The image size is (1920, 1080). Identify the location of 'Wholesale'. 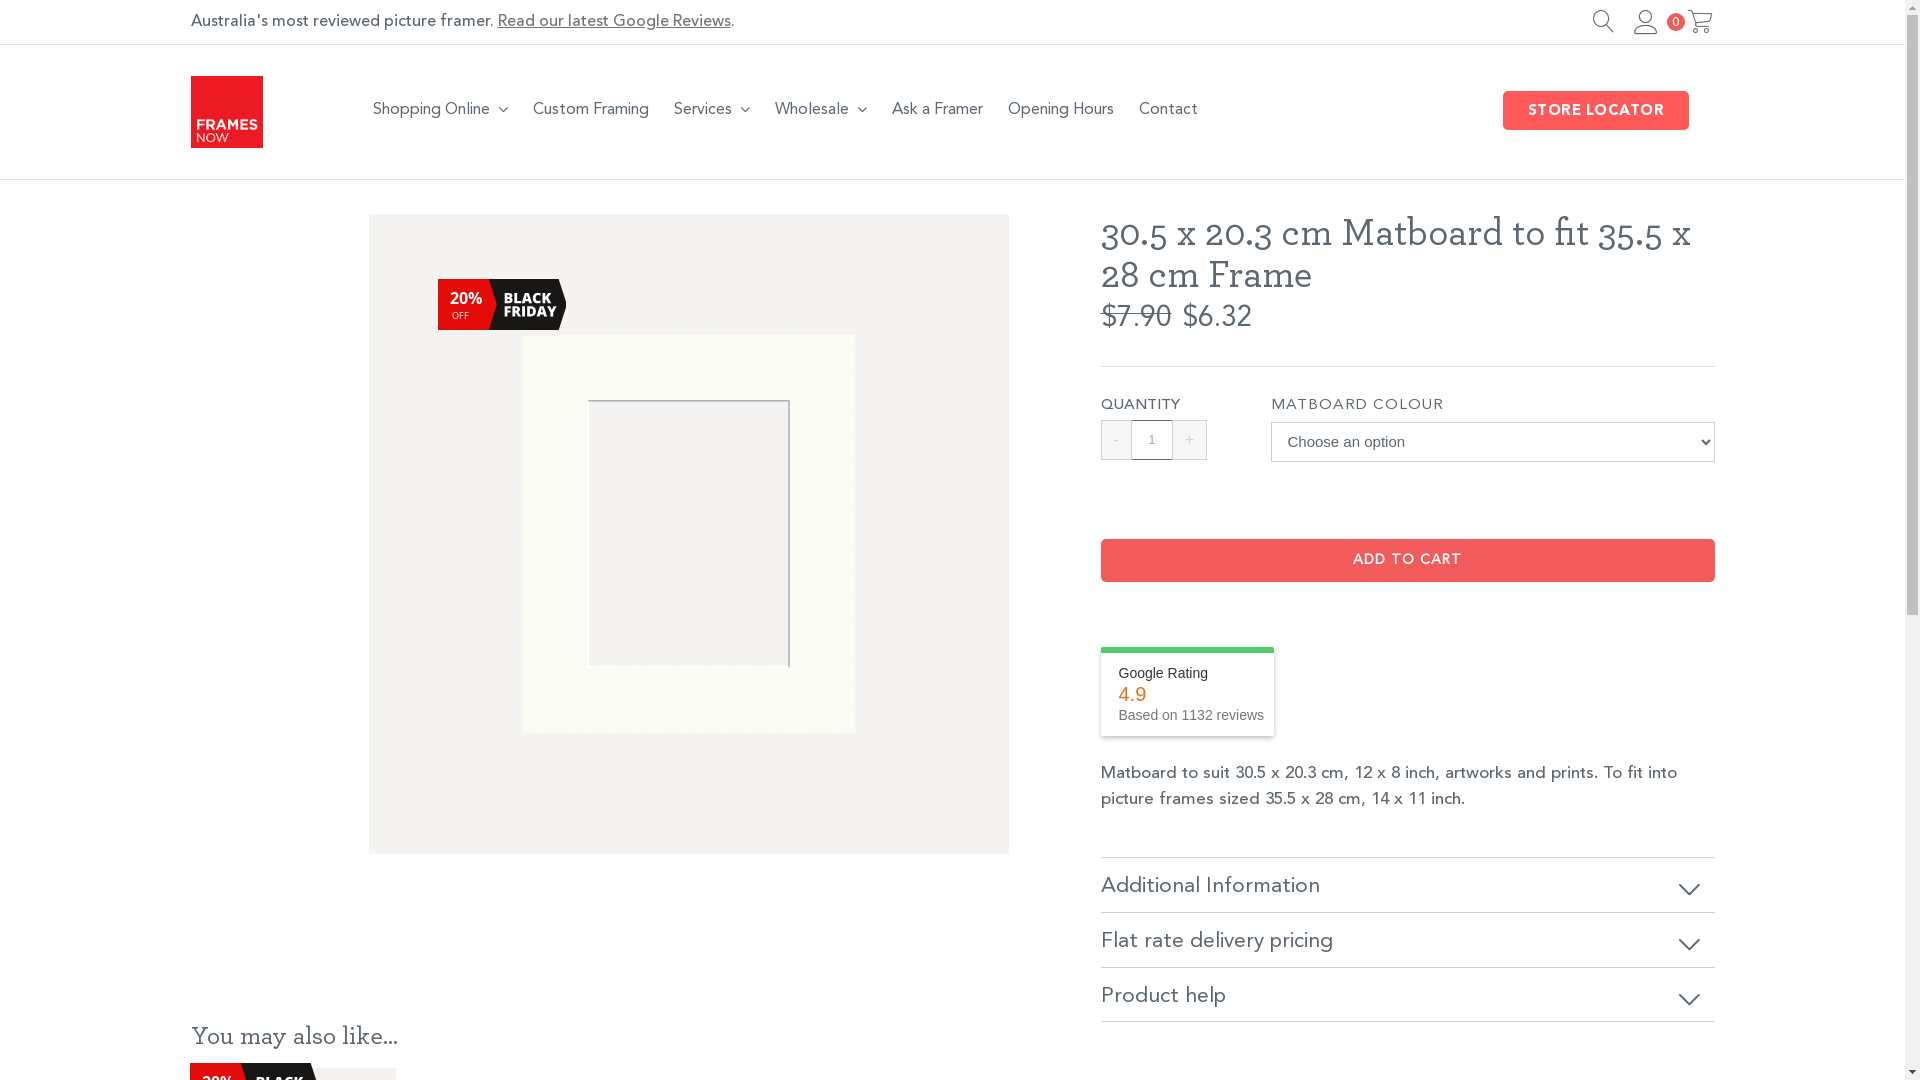
(820, 110).